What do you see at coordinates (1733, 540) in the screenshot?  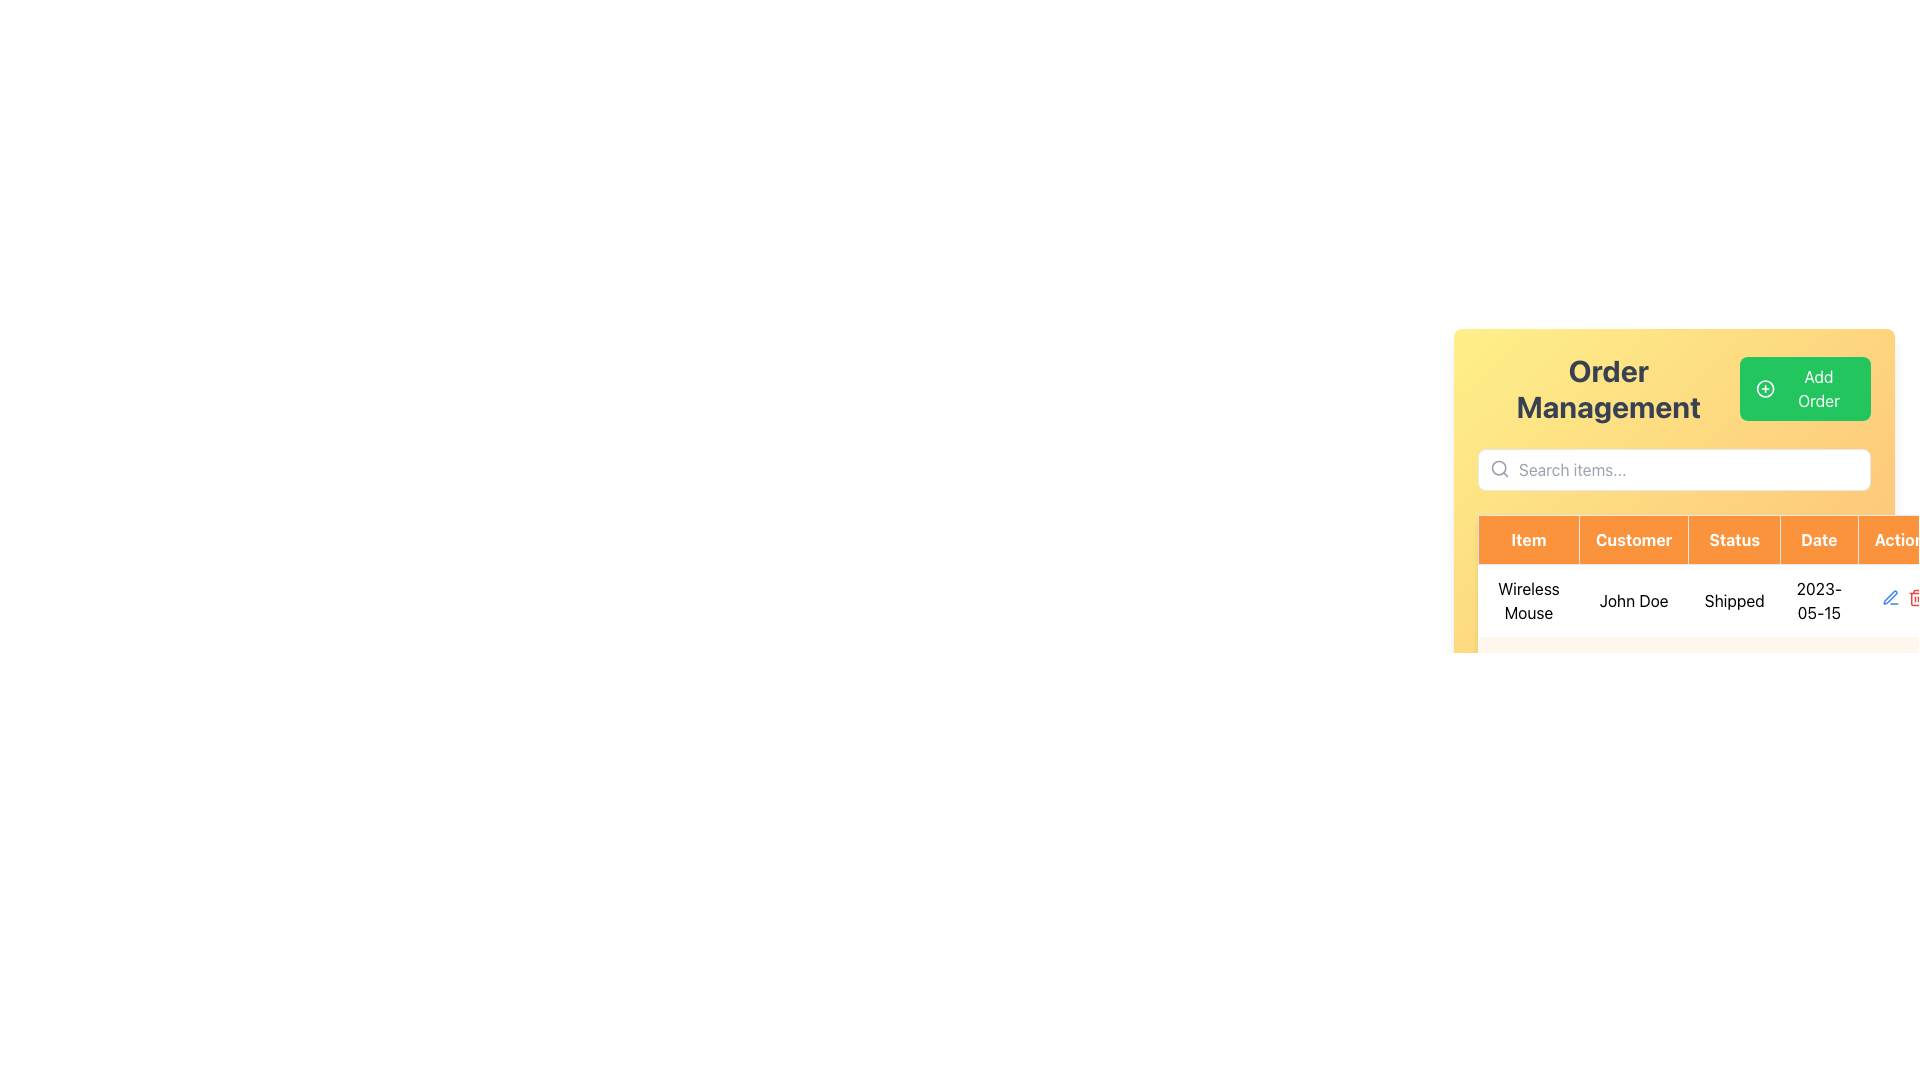 I see `the Table Header Cell labeled 'Status', which has a bright orange background and white text, located in the header row of the table` at bounding box center [1733, 540].